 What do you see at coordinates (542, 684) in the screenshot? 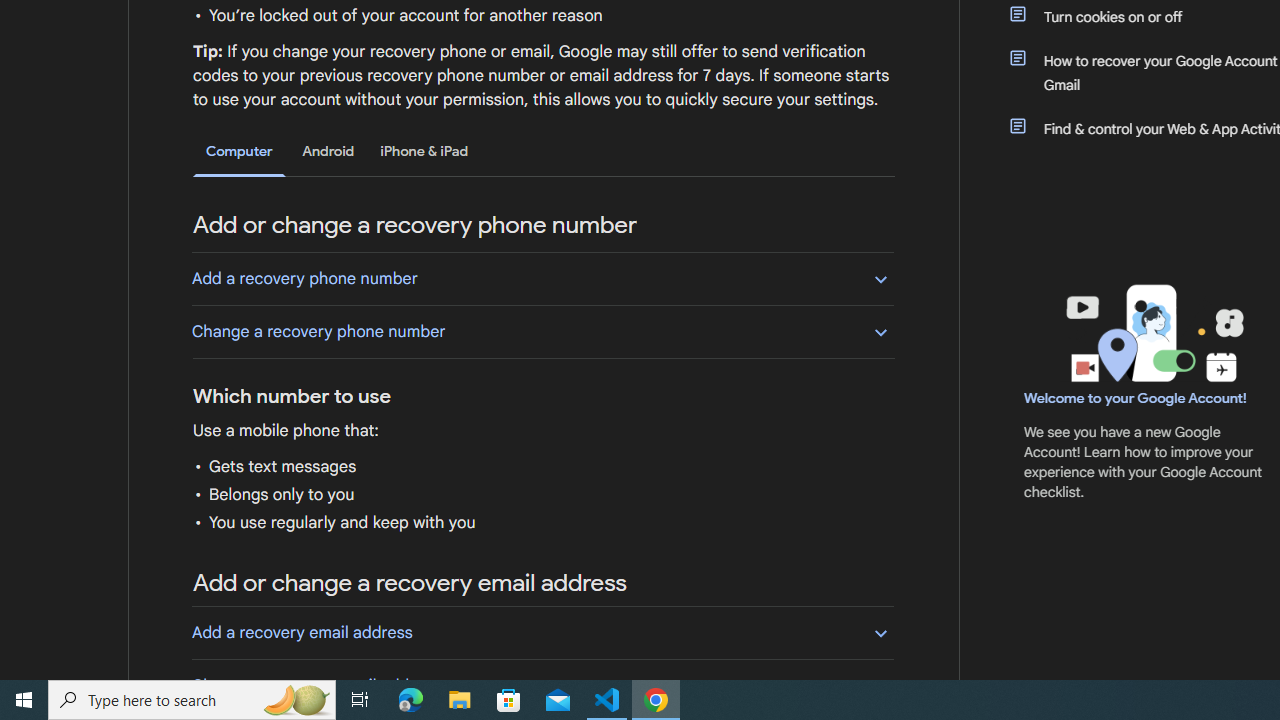
I see `'Change a recovery email address'` at bounding box center [542, 684].